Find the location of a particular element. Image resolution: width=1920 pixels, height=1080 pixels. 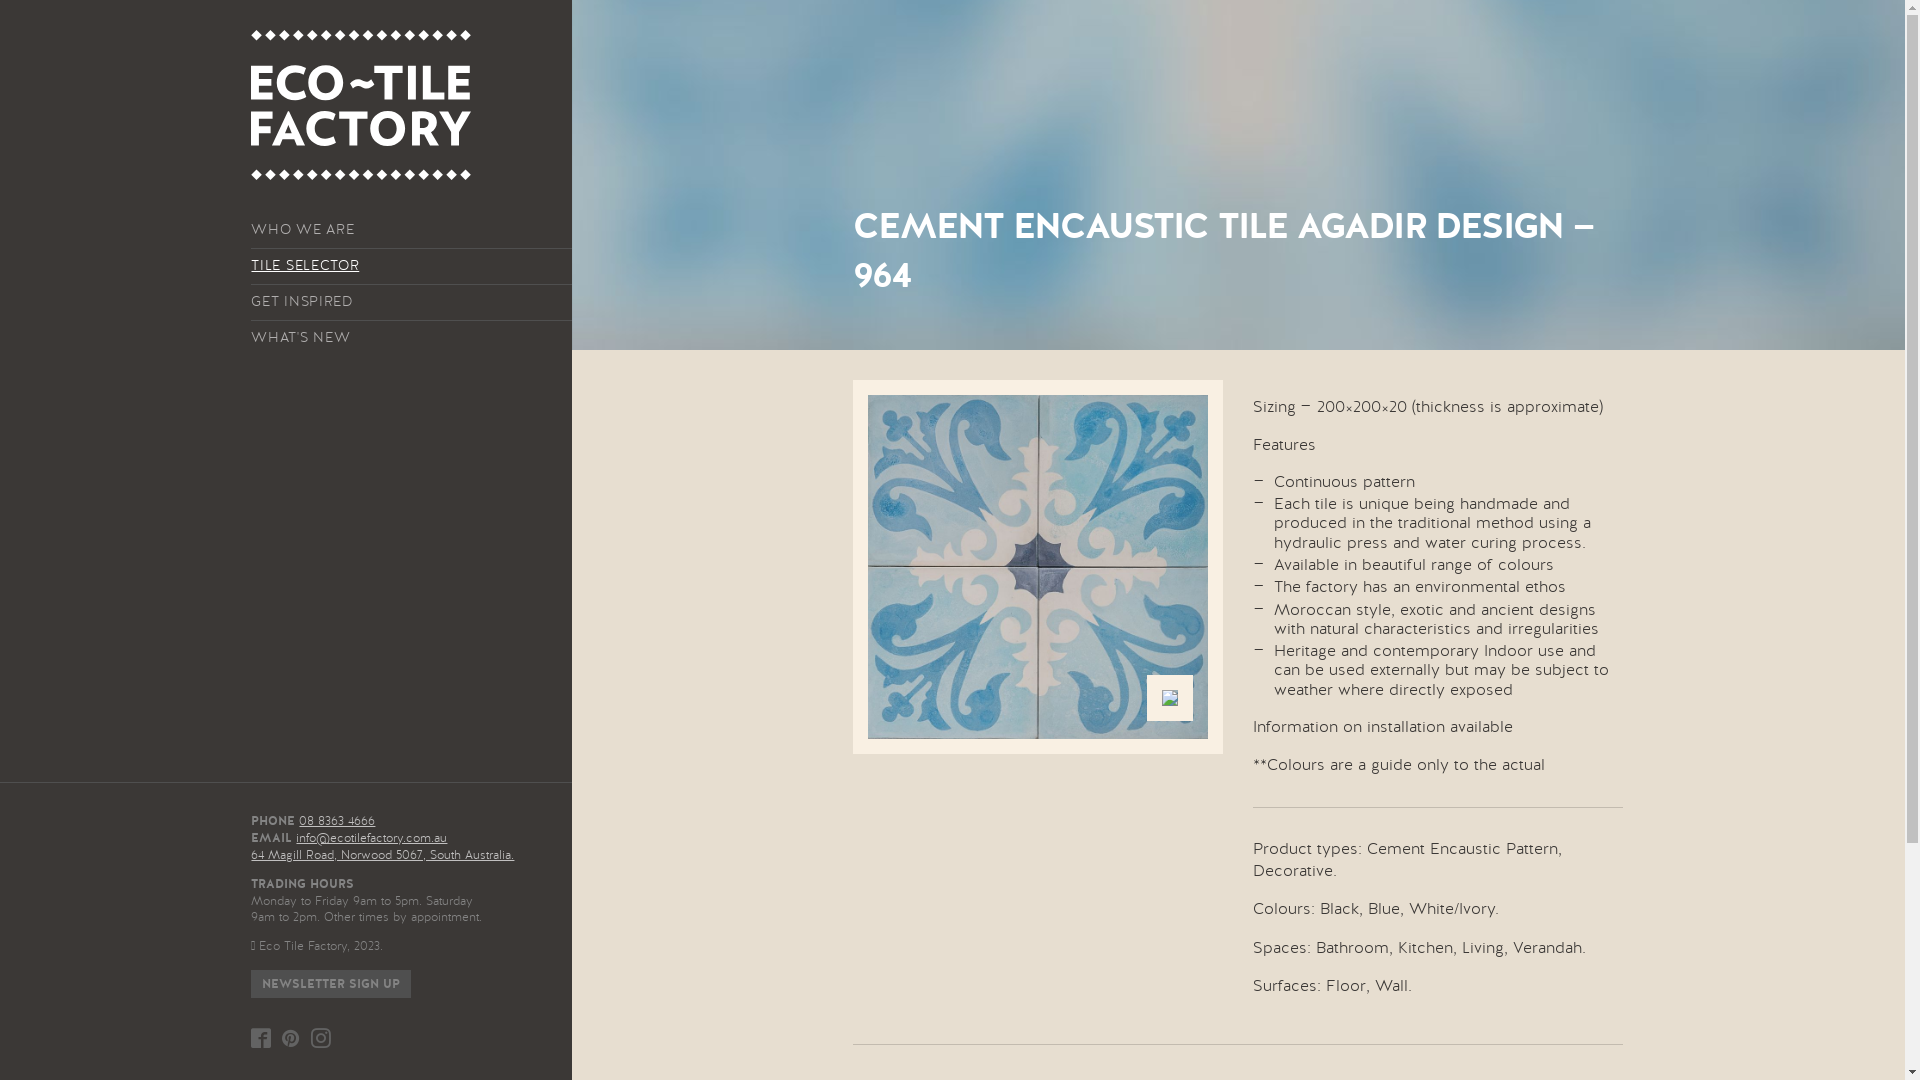

'WHO WE ARE' is located at coordinates (410, 229).